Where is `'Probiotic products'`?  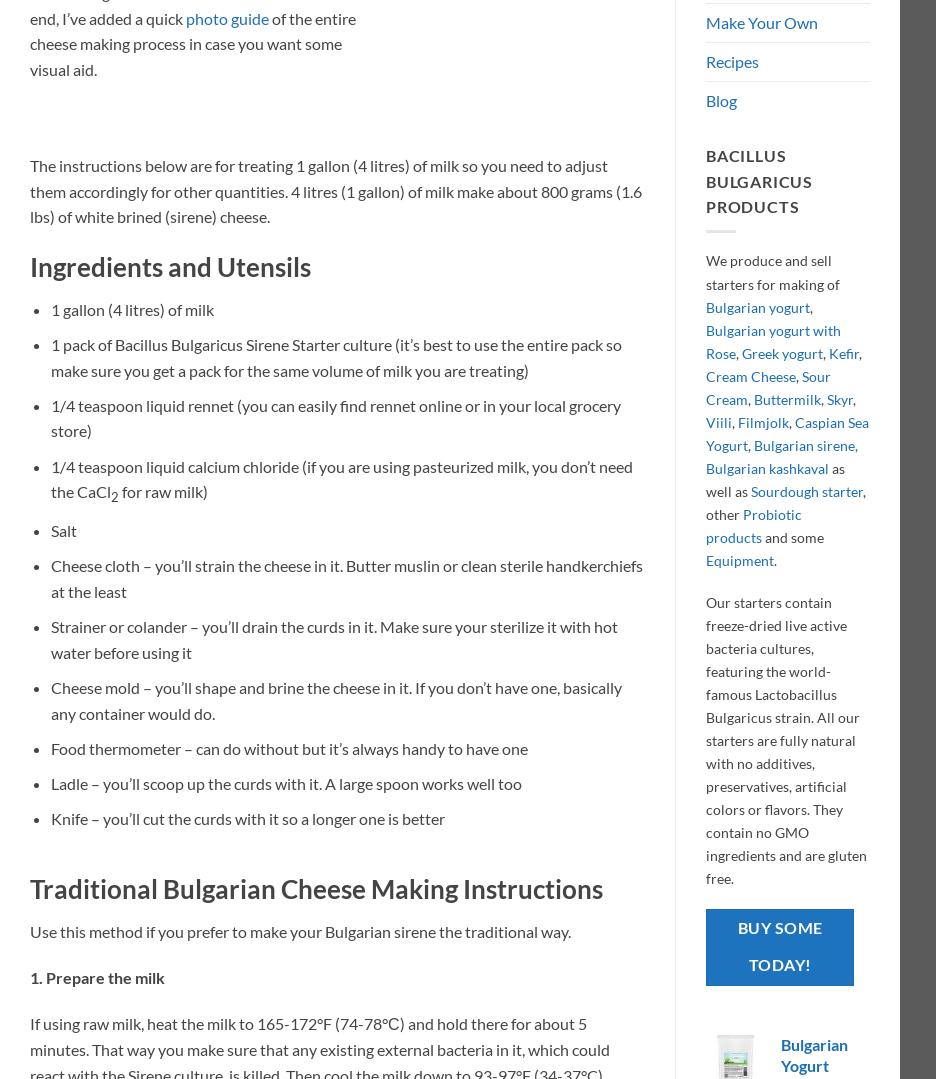 'Probiotic products' is located at coordinates (754, 525).